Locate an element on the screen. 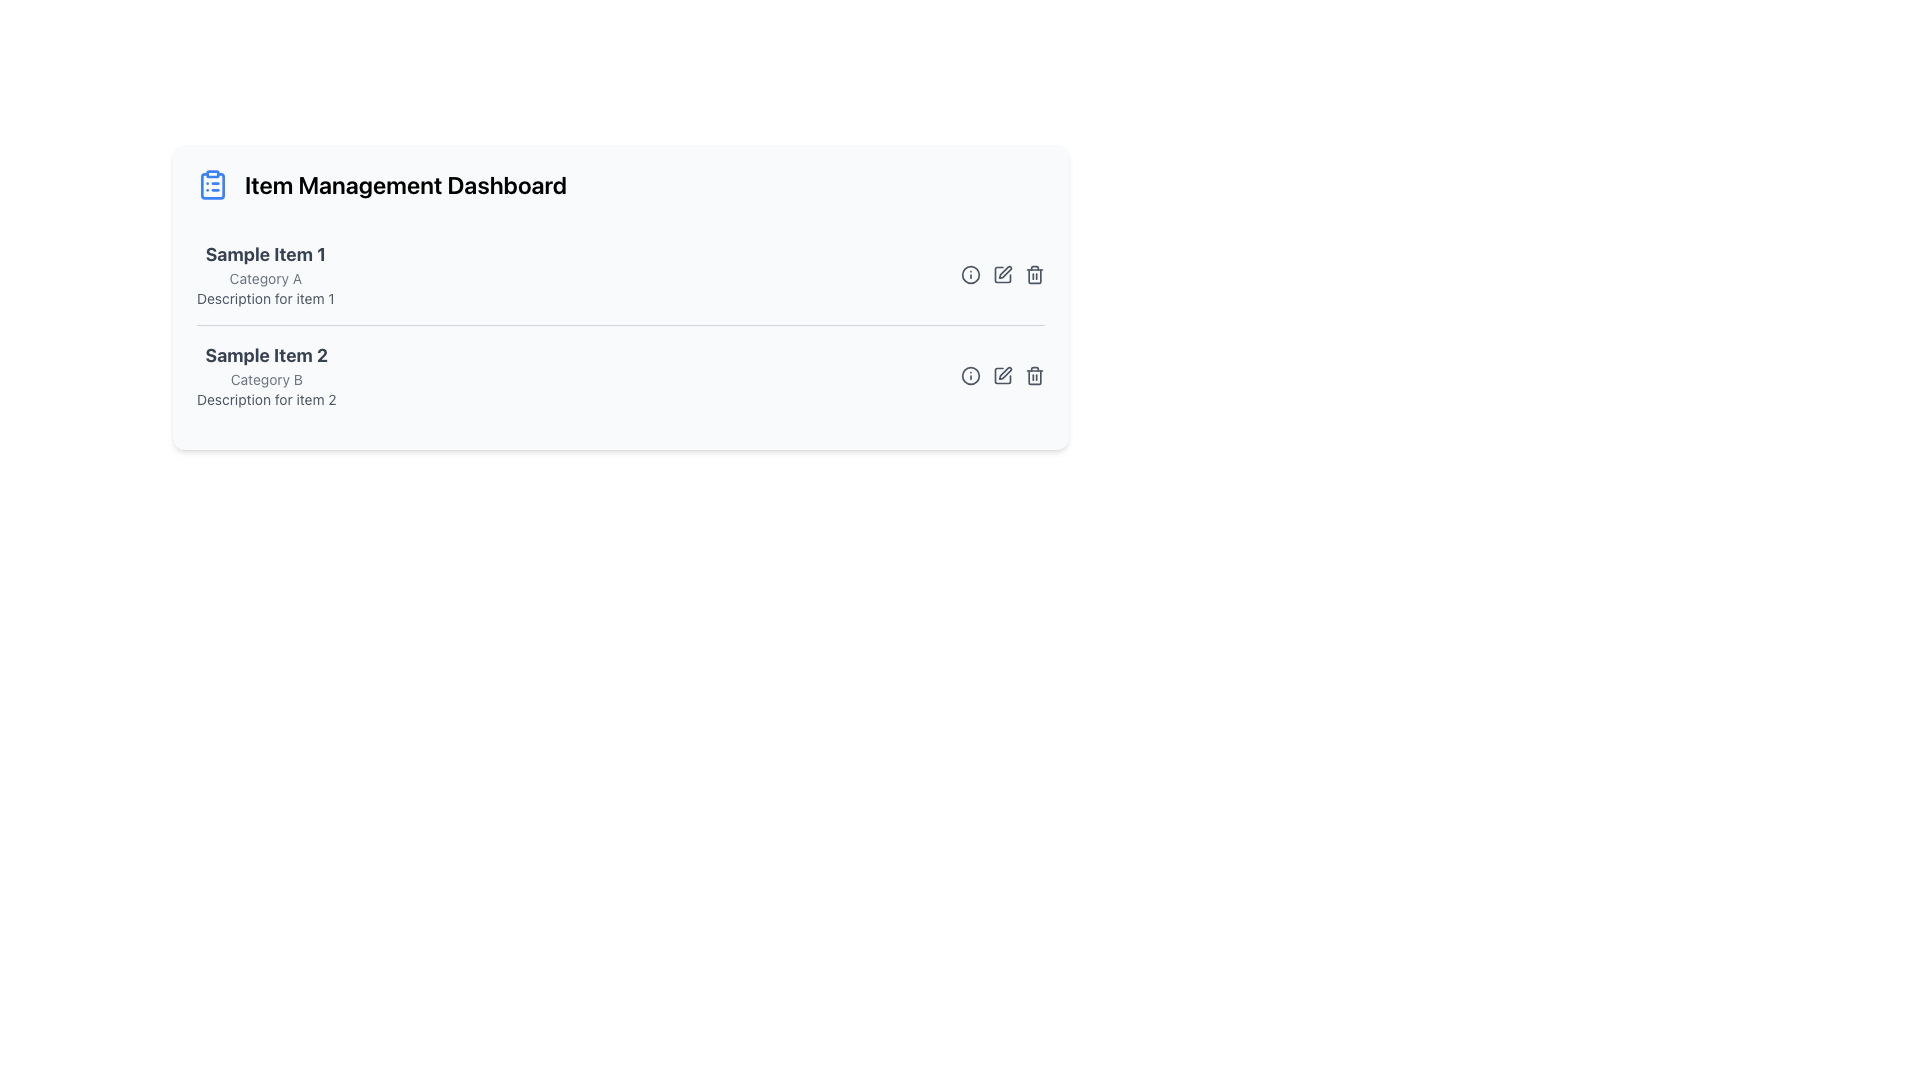 The width and height of the screenshot is (1920, 1080). the pencil icon button, which is the second icon in the action buttons section to the right of 'Sample Item 1', to trigger the color change to yellow is located at coordinates (1003, 274).